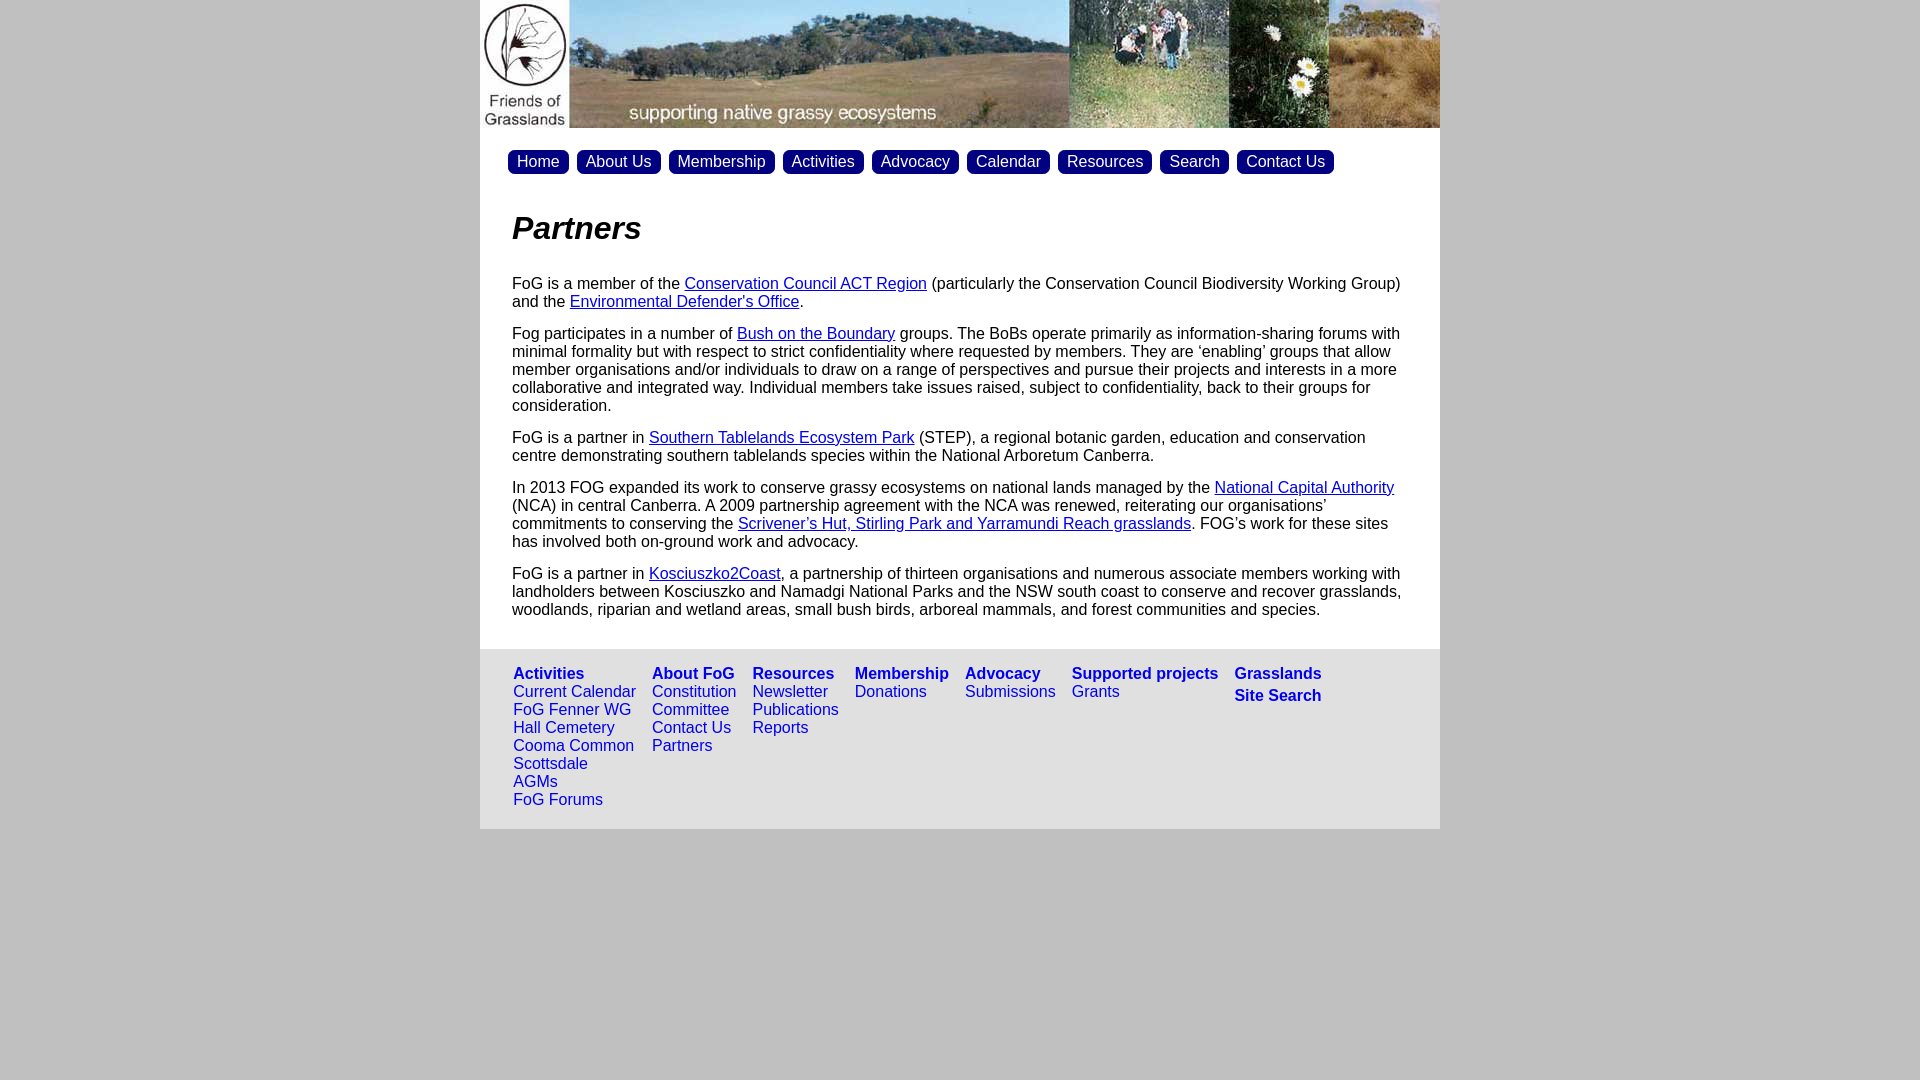 Image resolution: width=1920 pixels, height=1080 pixels. Describe the element at coordinates (1276, 694) in the screenshot. I see `'Site Search'` at that location.